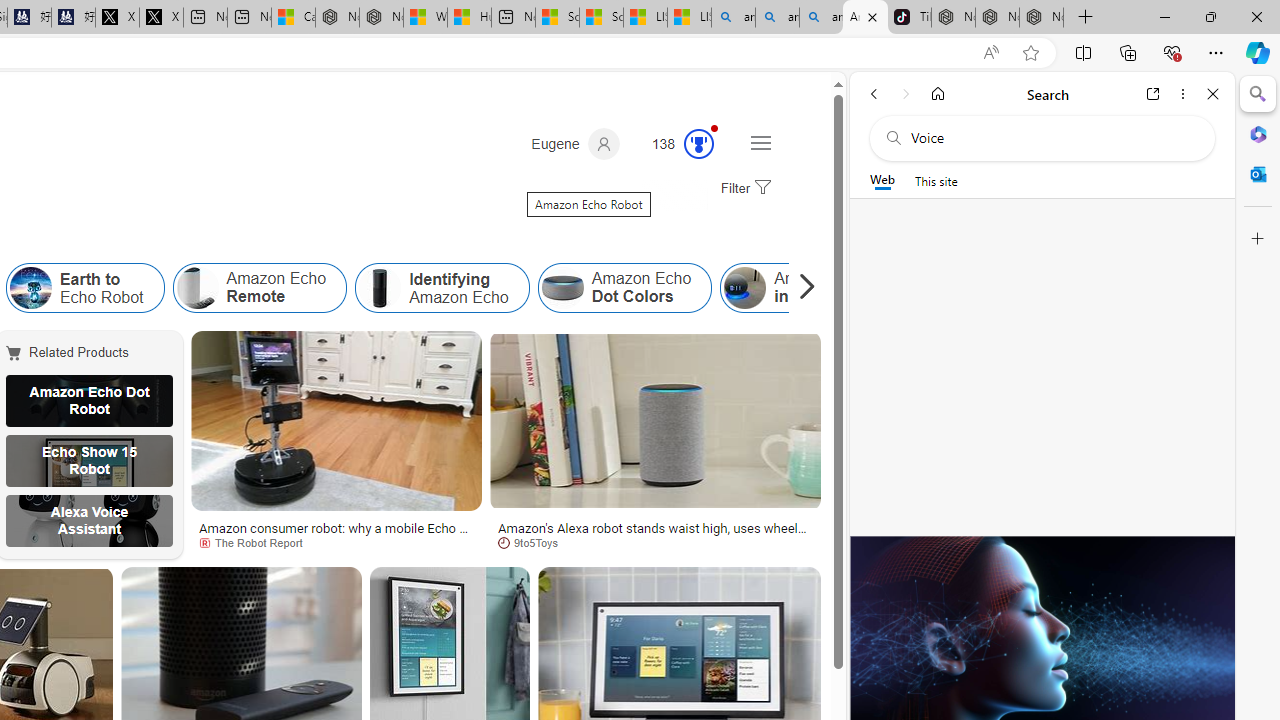  What do you see at coordinates (744, 288) in the screenshot?
I see `'Amazon Echo in Action'` at bounding box center [744, 288].